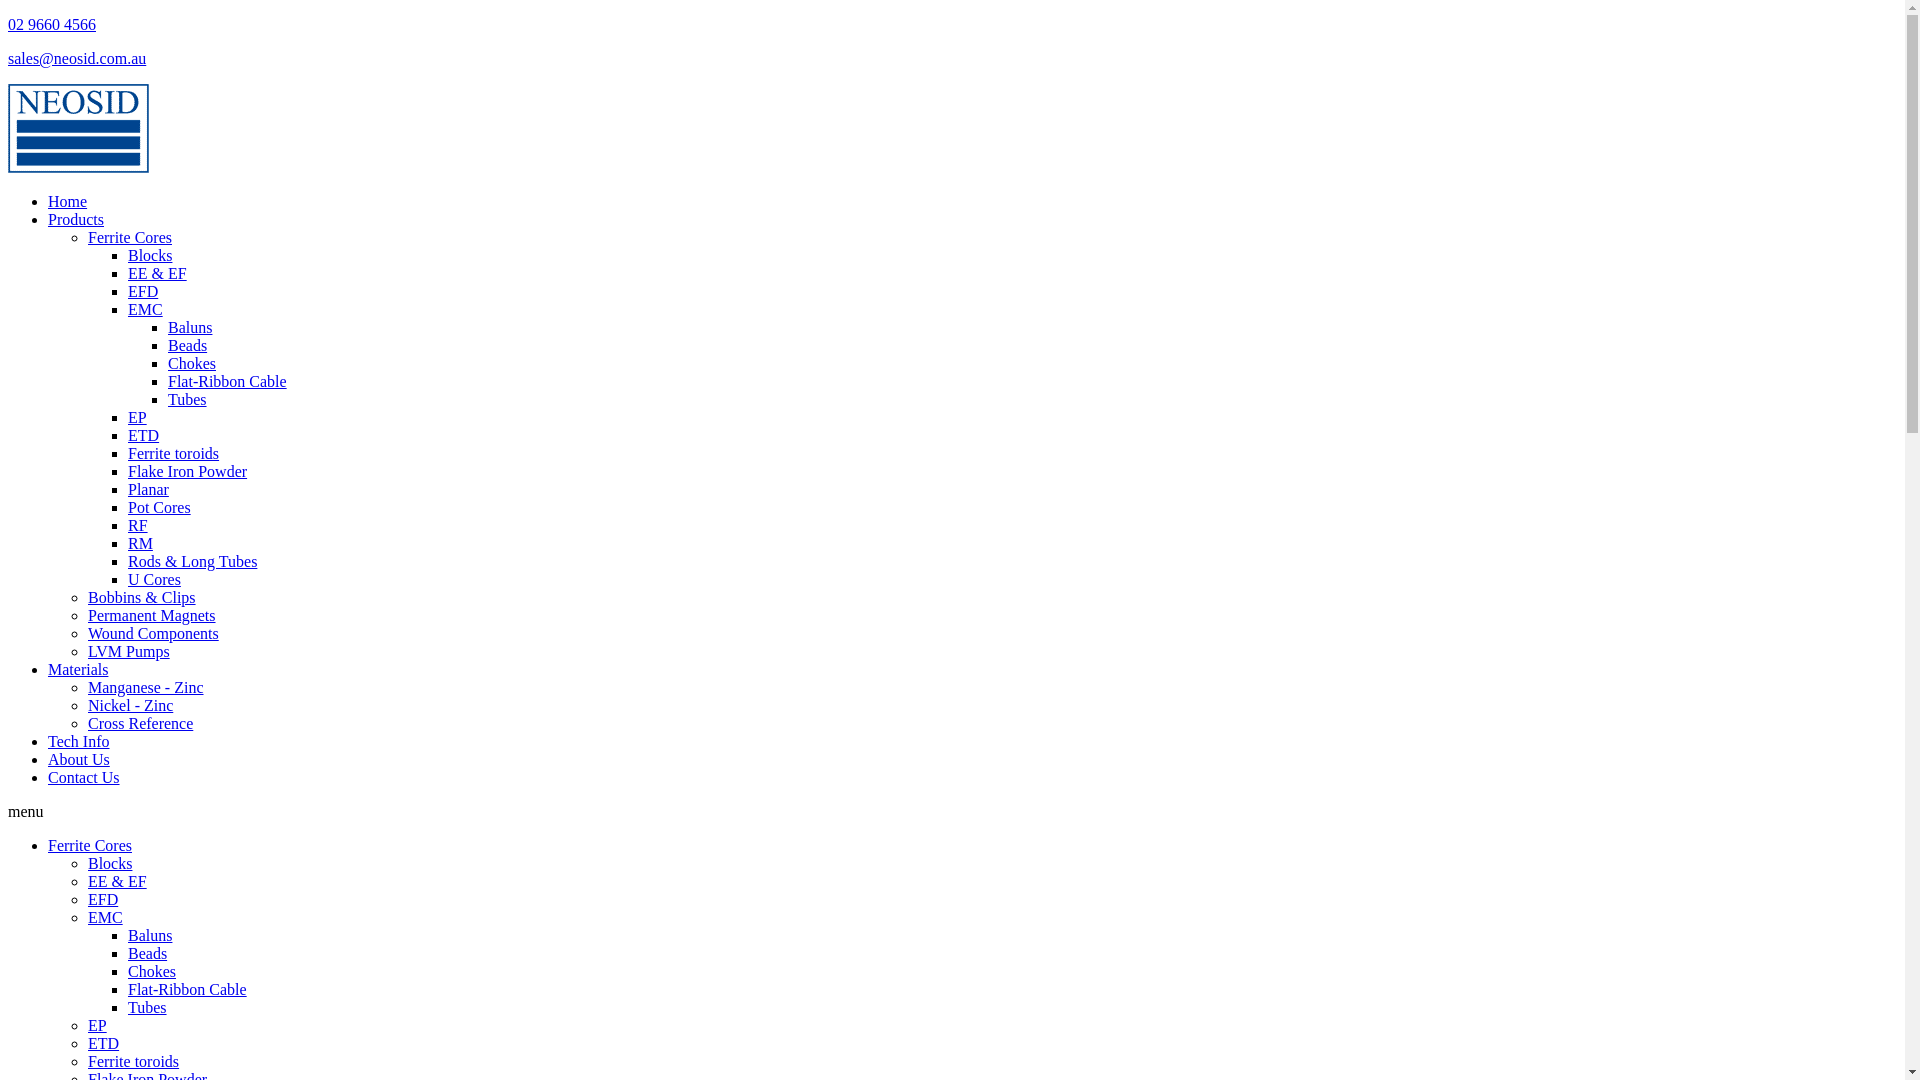 This screenshot has height=1080, width=1920. Describe the element at coordinates (168, 381) in the screenshot. I see `'Flat-Ribbon Cable'` at that location.